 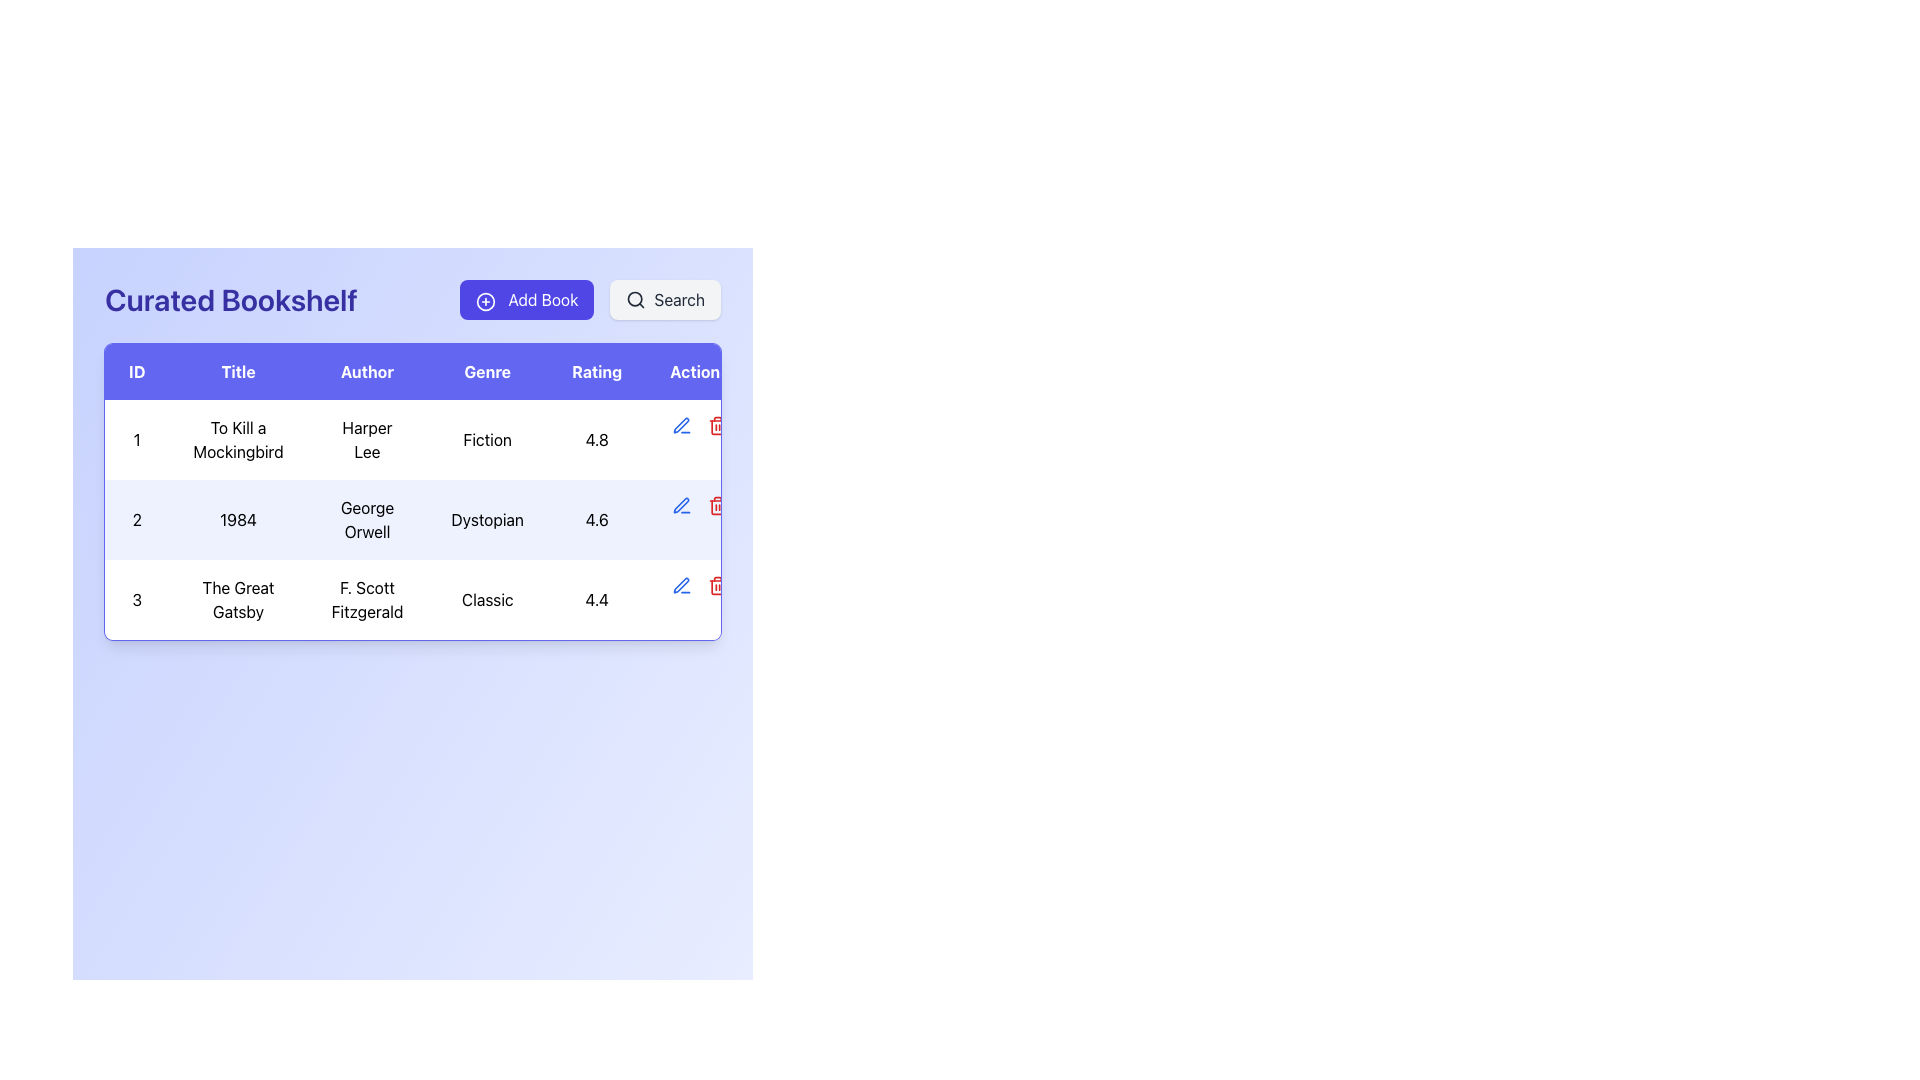 What do you see at coordinates (136, 438) in the screenshot?
I see `the text label displaying the number '1' in the first cell under the 'ID' column for the book 'To Kill a Mockingbird' in the table` at bounding box center [136, 438].